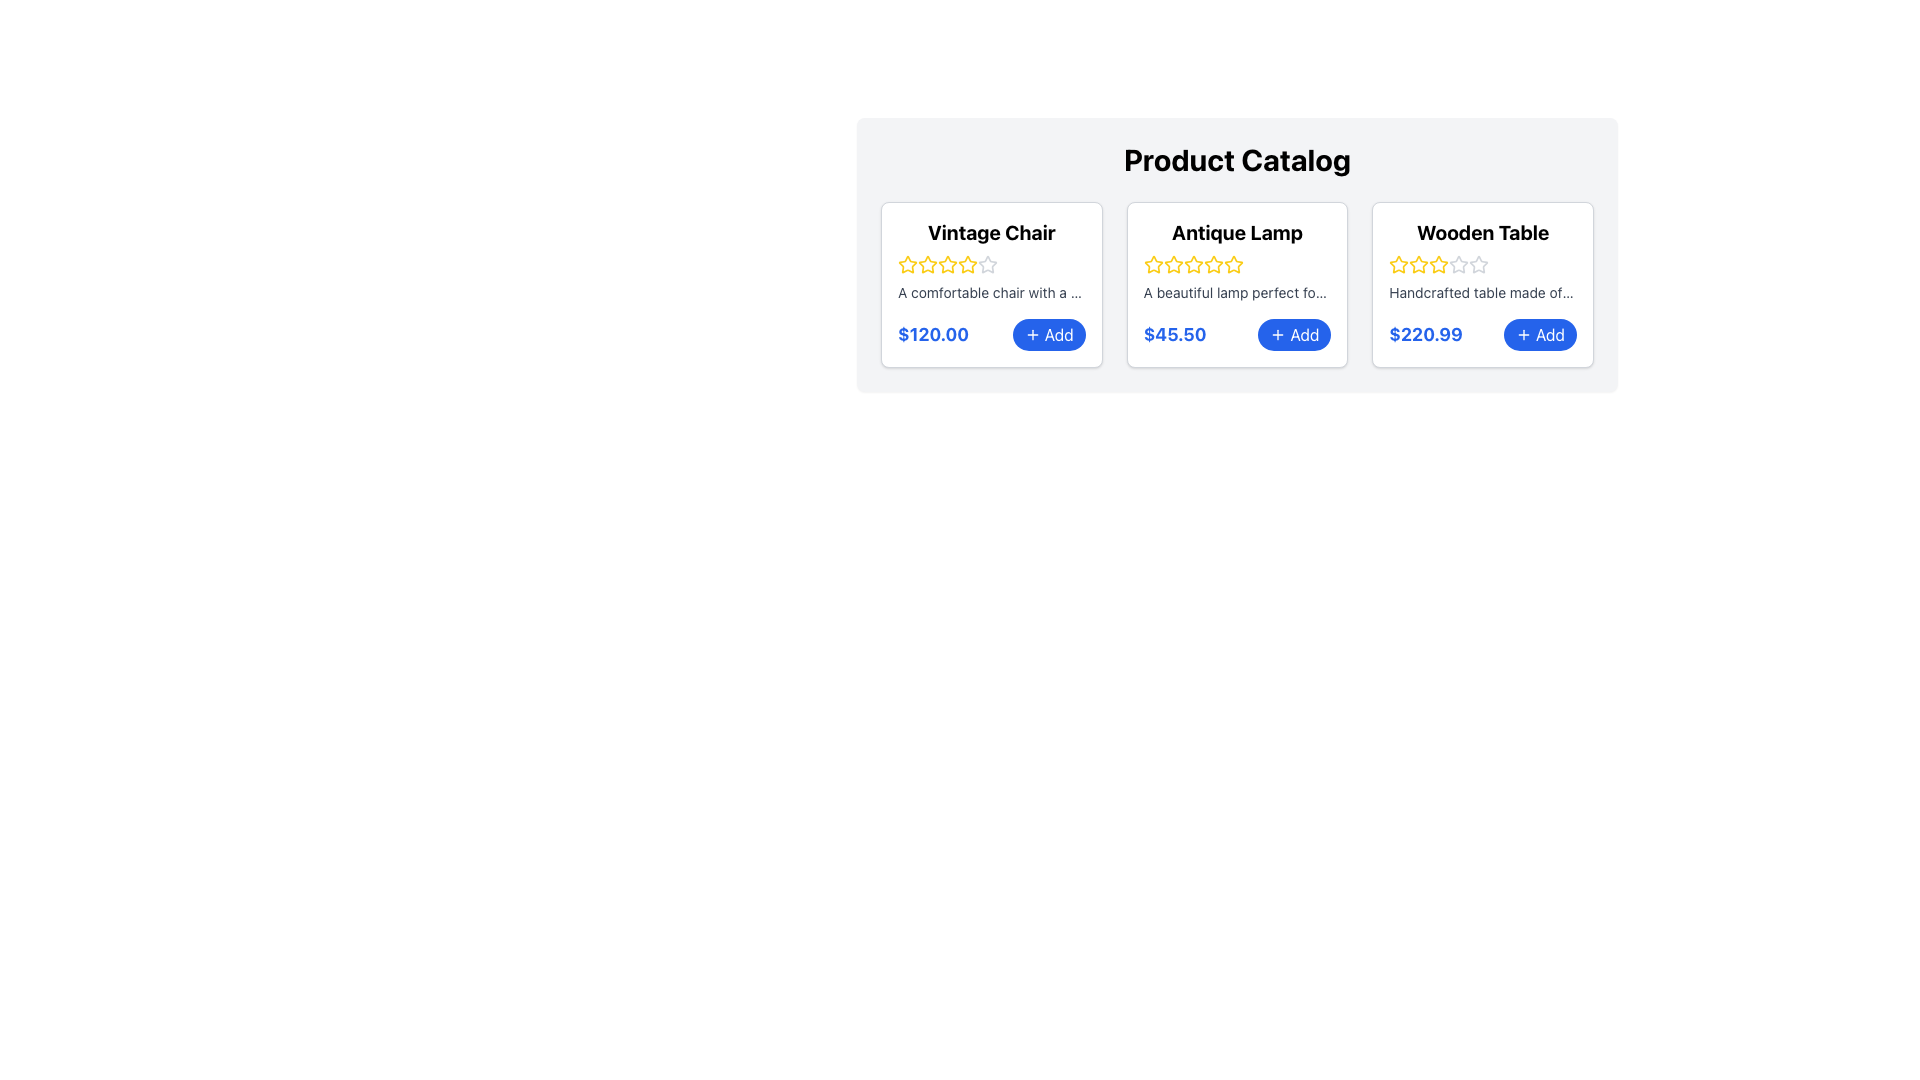 The height and width of the screenshot is (1080, 1920). Describe the element at coordinates (1048, 334) in the screenshot. I see `the button to add the 'Vintage Chair' product to the cart` at that location.